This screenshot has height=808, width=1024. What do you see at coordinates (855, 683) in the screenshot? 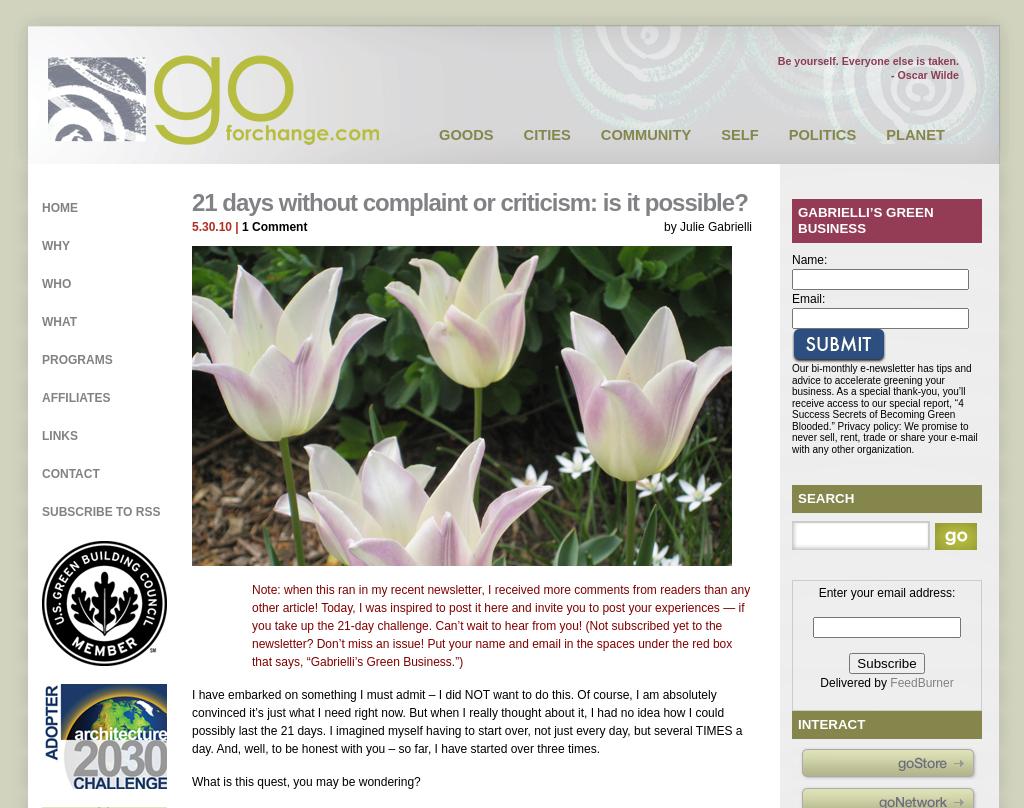
I see `'Delivered by'` at bounding box center [855, 683].